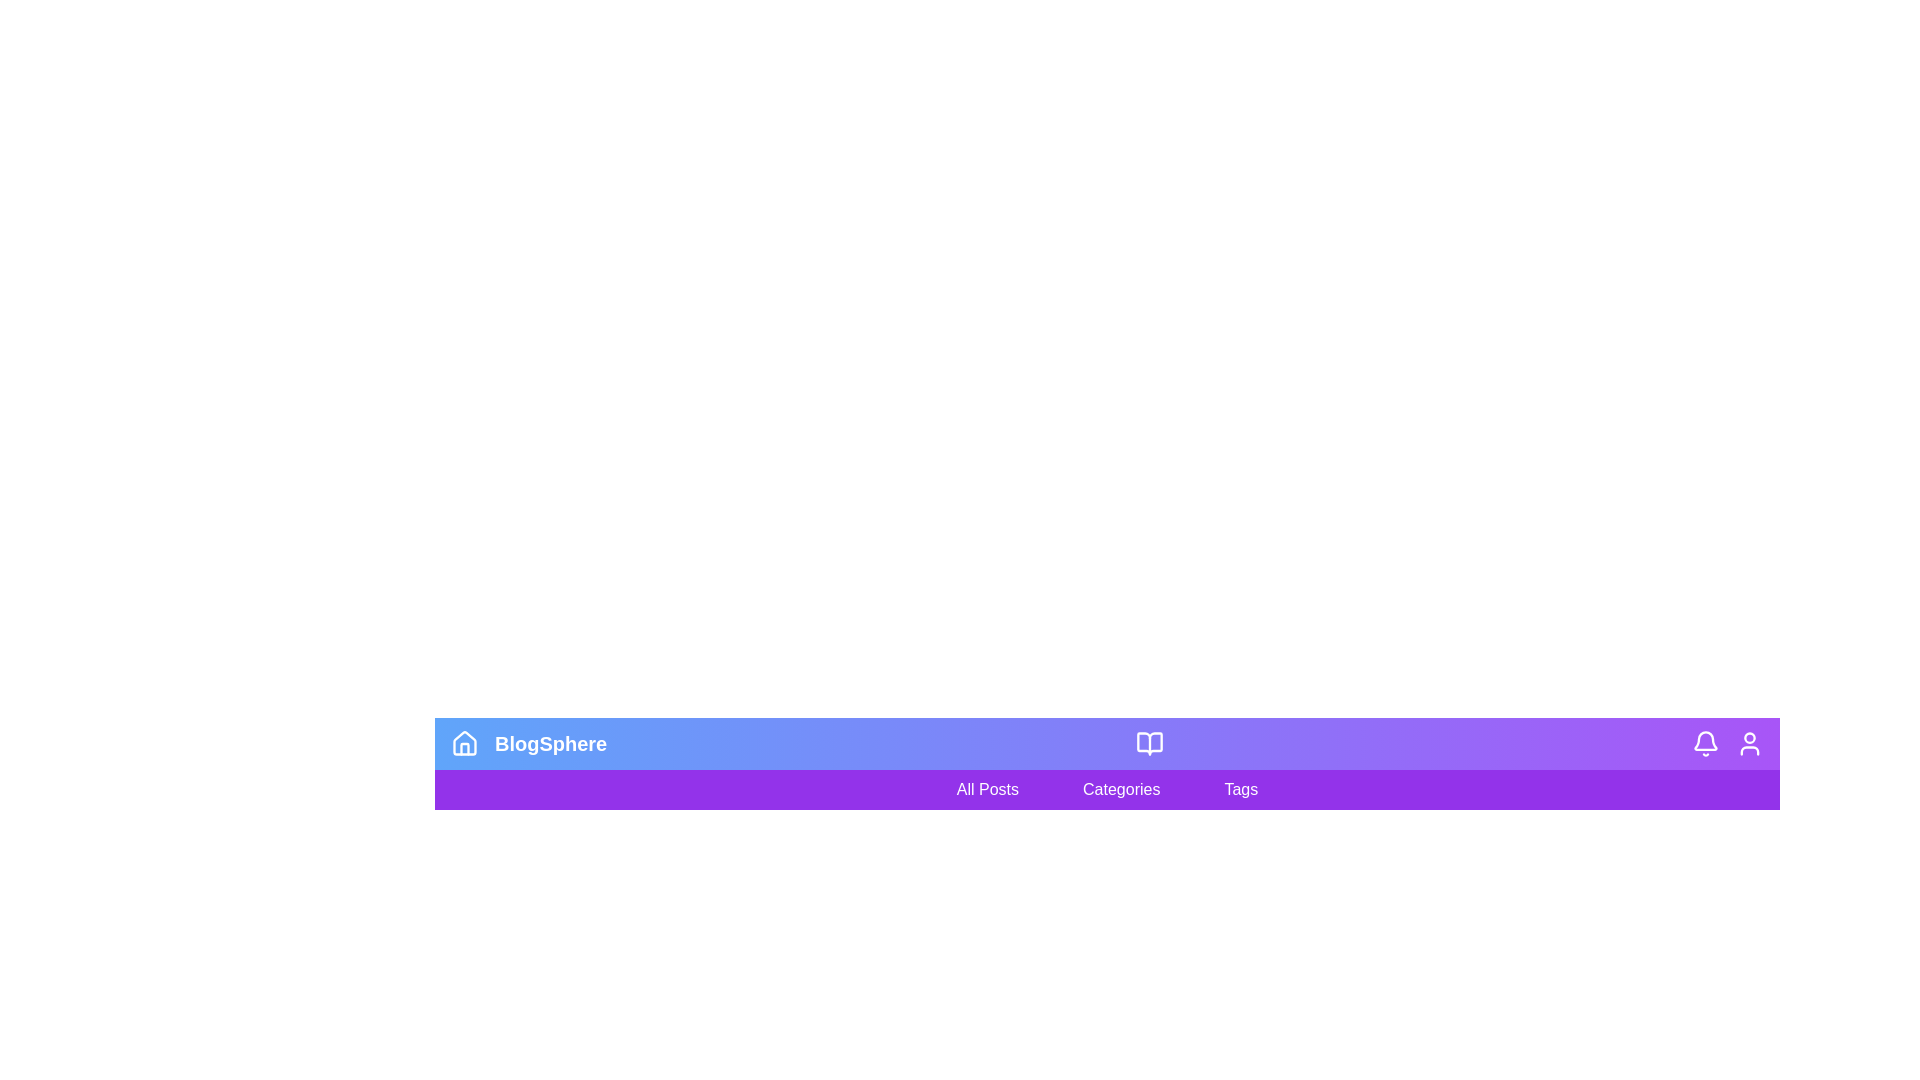  I want to click on the 'Categories' filter option to filter the content, so click(1121, 788).